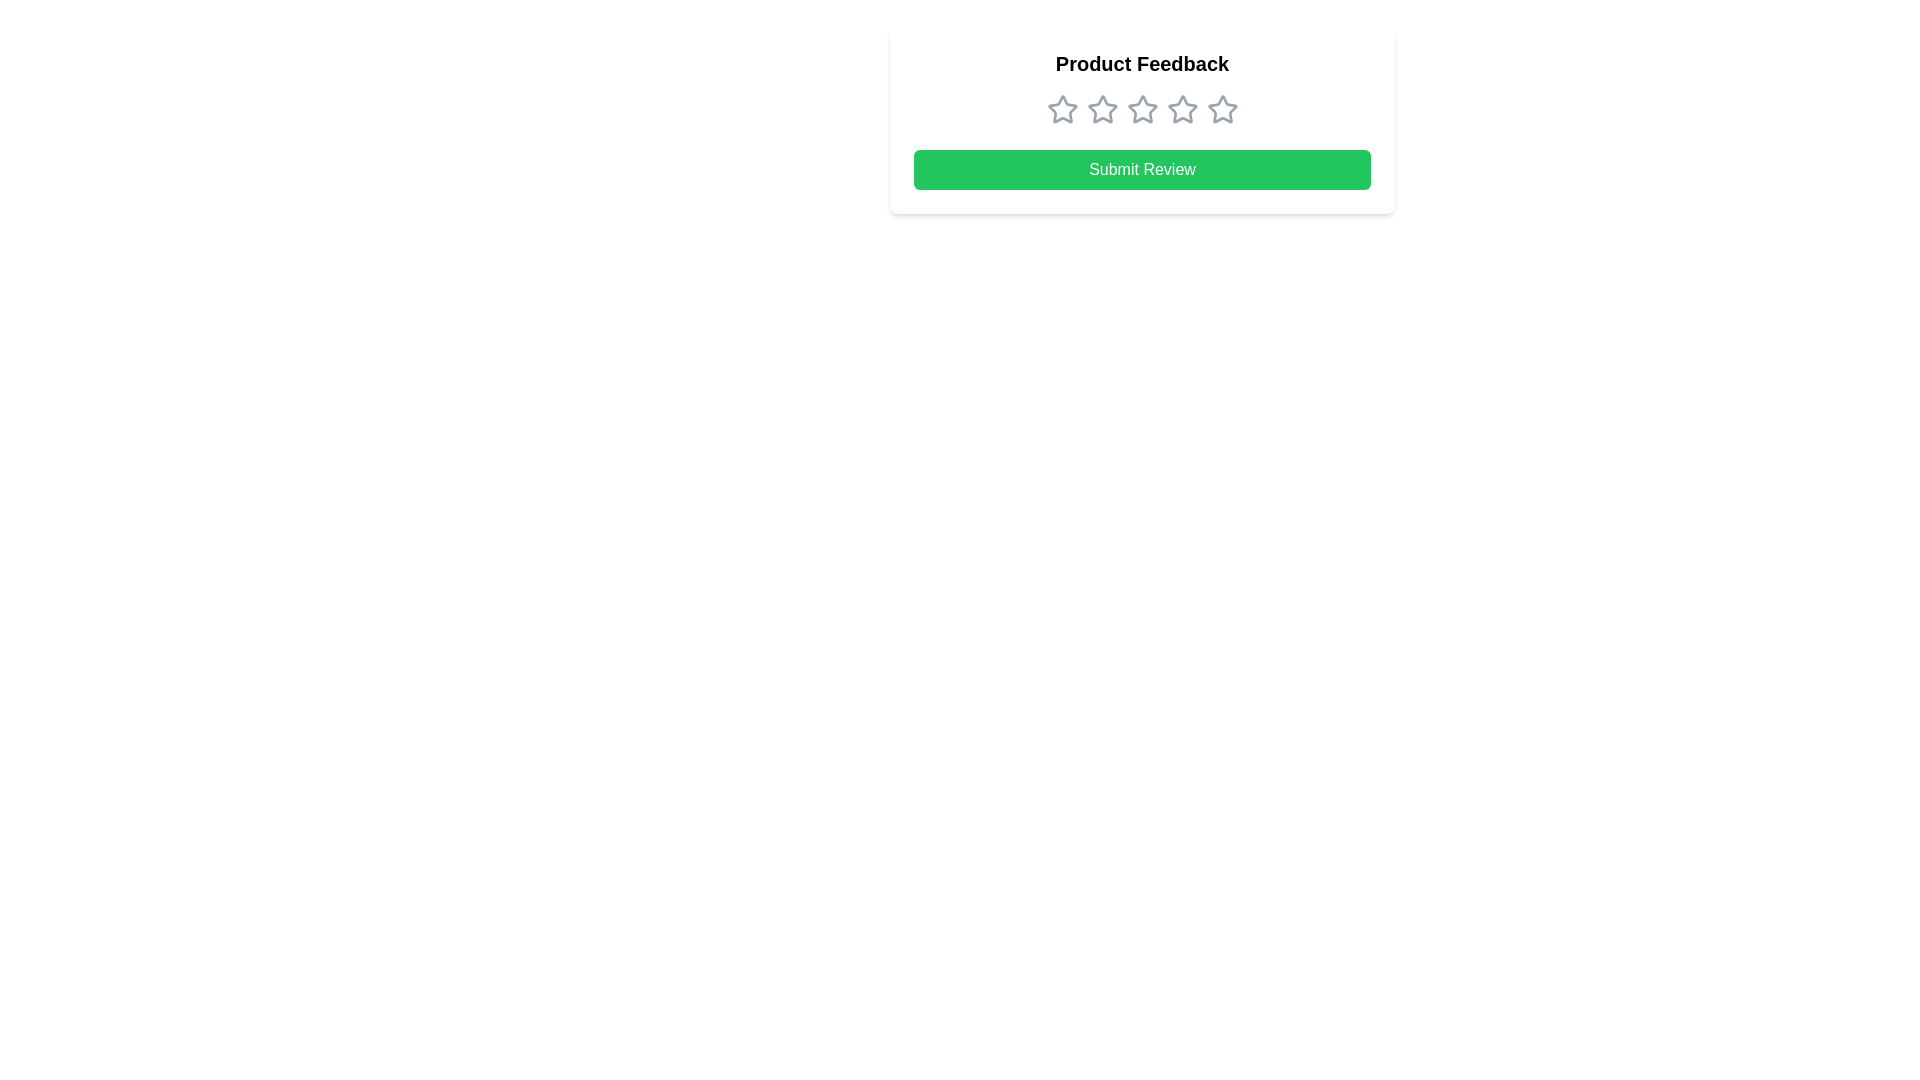  I want to click on the second rating star, so click(1101, 110).